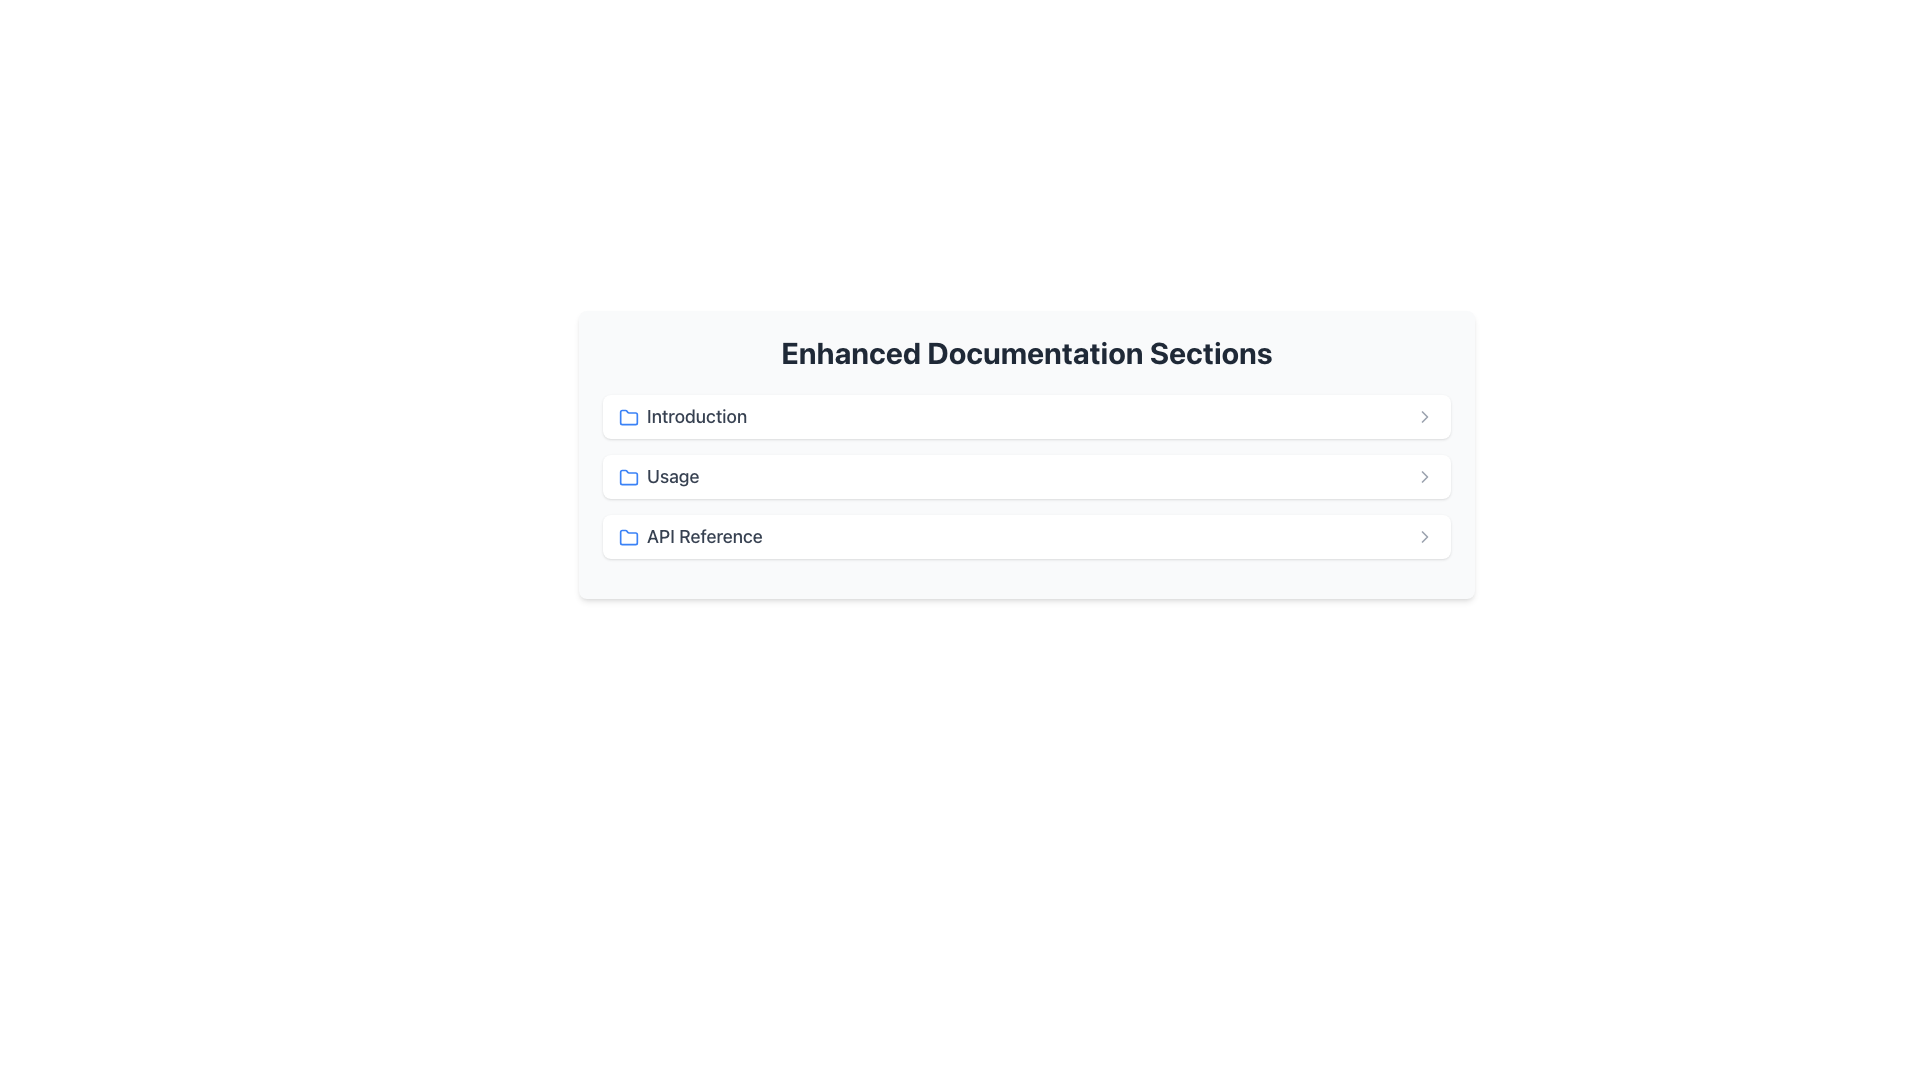 The image size is (1920, 1080). What do you see at coordinates (627, 477) in the screenshot?
I see `the blue folder icon located beside the text 'Usage'` at bounding box center [627, 477].